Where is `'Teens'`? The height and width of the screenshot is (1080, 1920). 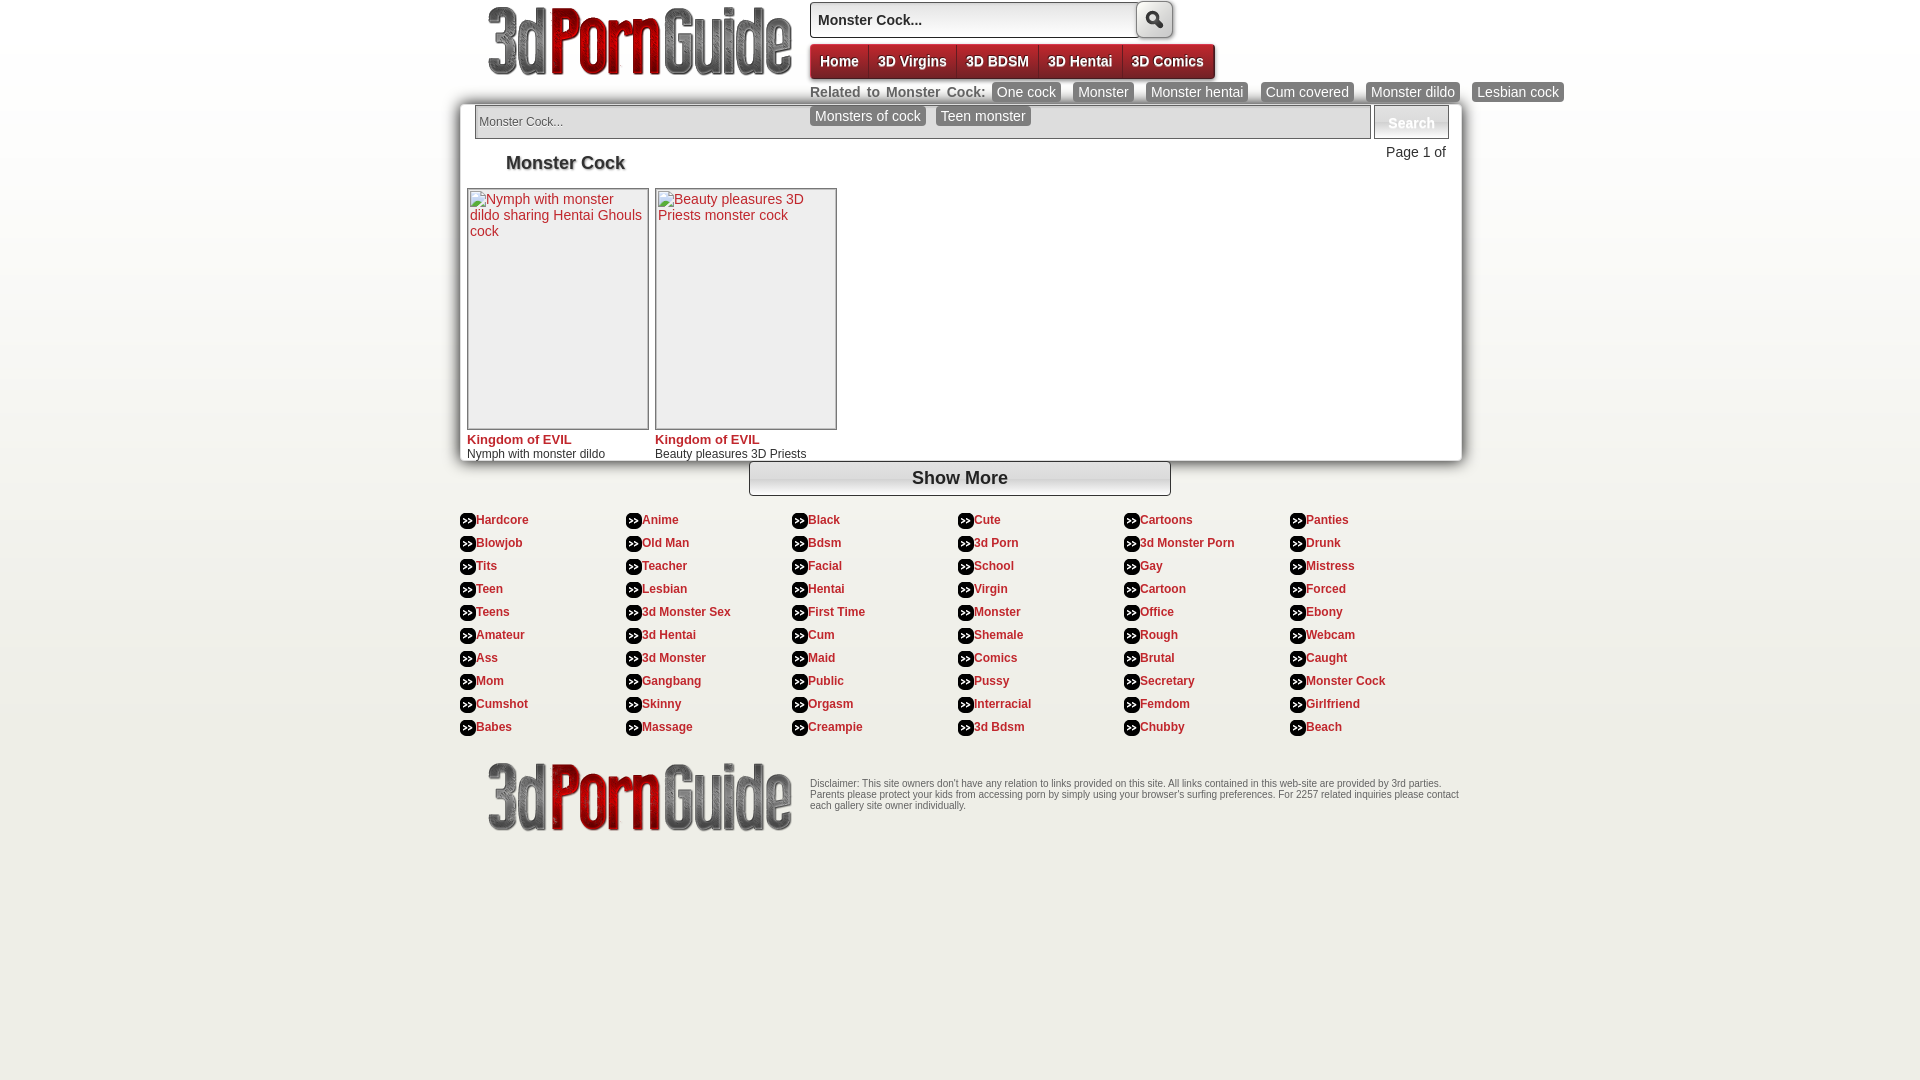 'Teens' is located at coordinates (493, 611).